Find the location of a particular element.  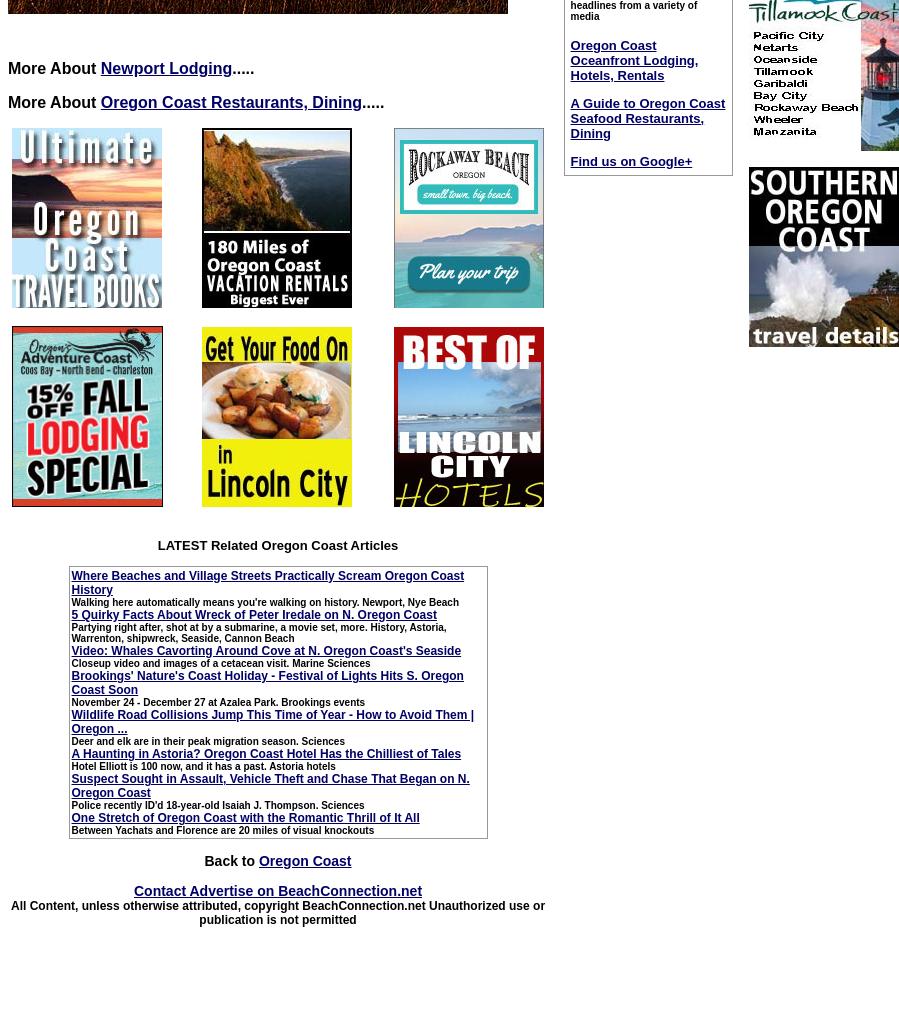

'Where Beaches and Village Streets Practically Scream Oregon Coast History' is located at coordinates (267, 581).